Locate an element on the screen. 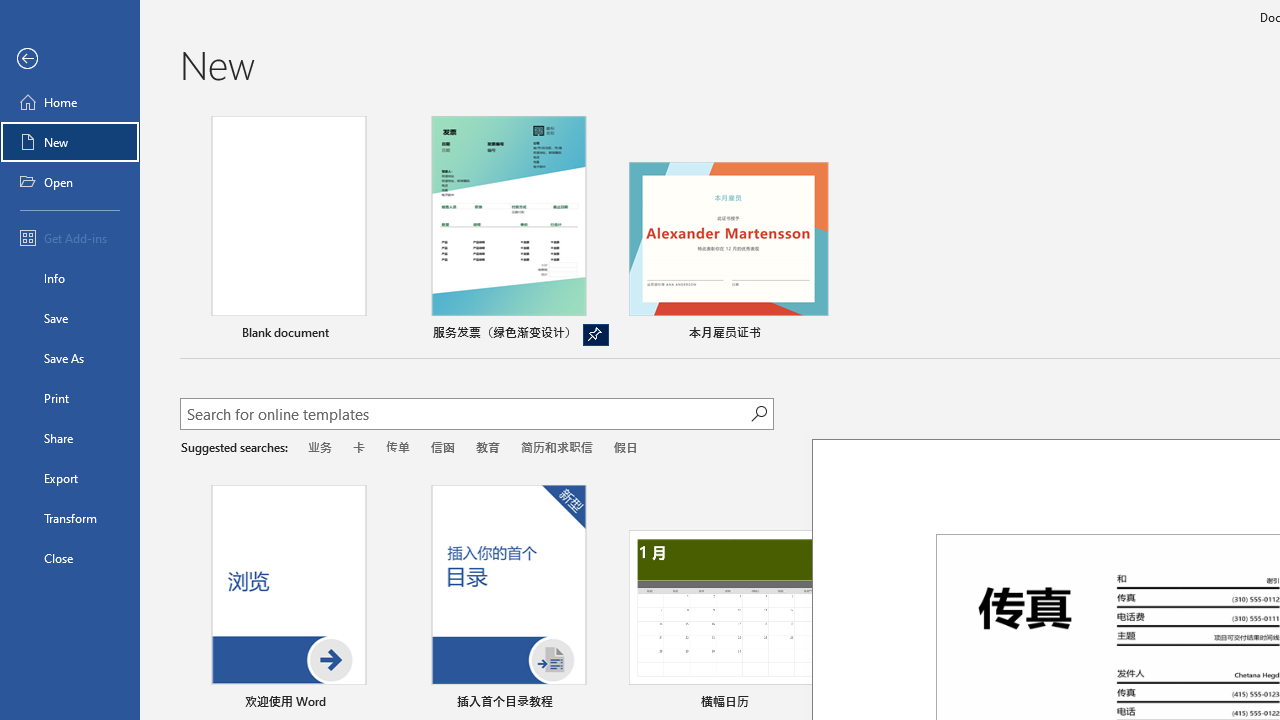 The width and height of the screenshot is (1280, 720). 'Get Add-ins' is located at coordinates (69, 236).